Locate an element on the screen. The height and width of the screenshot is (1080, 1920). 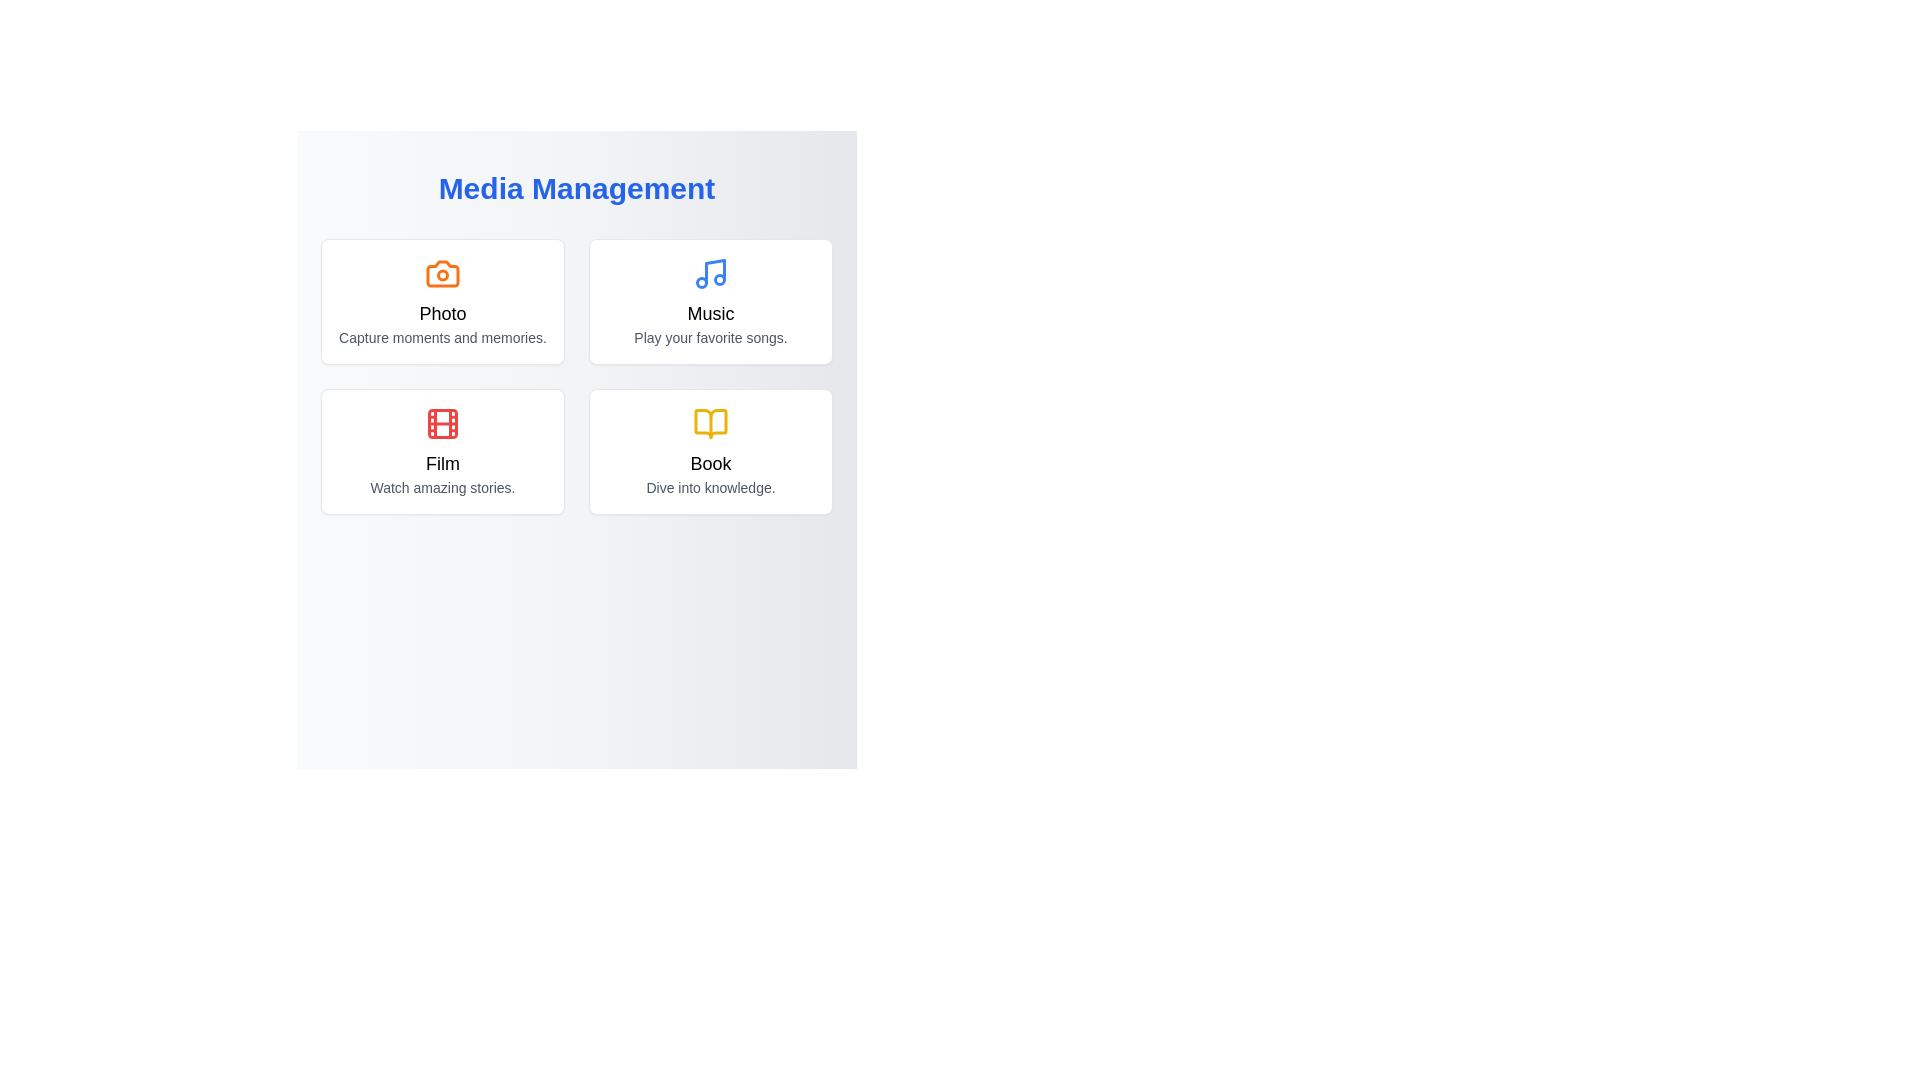
the text label that reads 'Watch amazing stories.' which is located in the 'Film' section, directly below the title text 'Film' is located at coordinates (441, 488).